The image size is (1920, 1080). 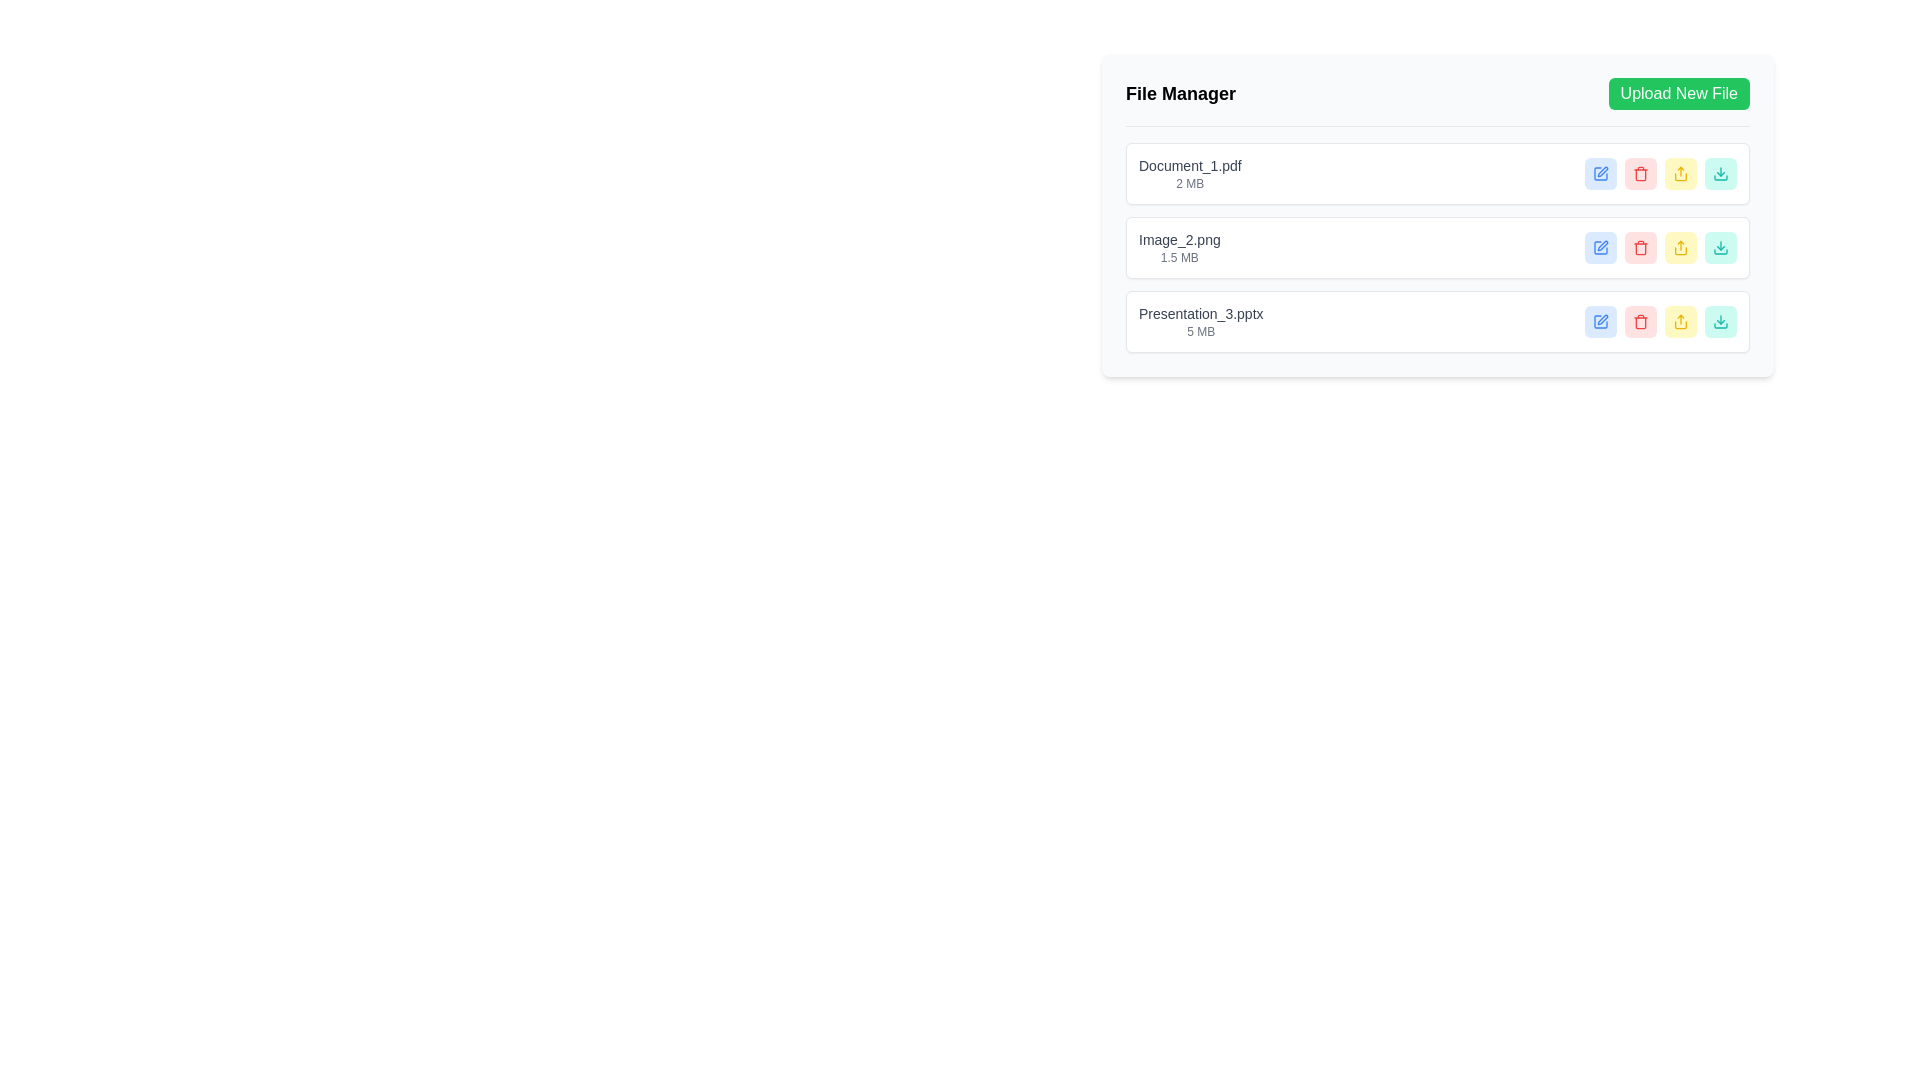 I want to click on the download button for the file 'Presentation_3.pptx' located in the 'File Manager' interface, positioned on the right side of the third file entry, so click(x=1720, y=246).